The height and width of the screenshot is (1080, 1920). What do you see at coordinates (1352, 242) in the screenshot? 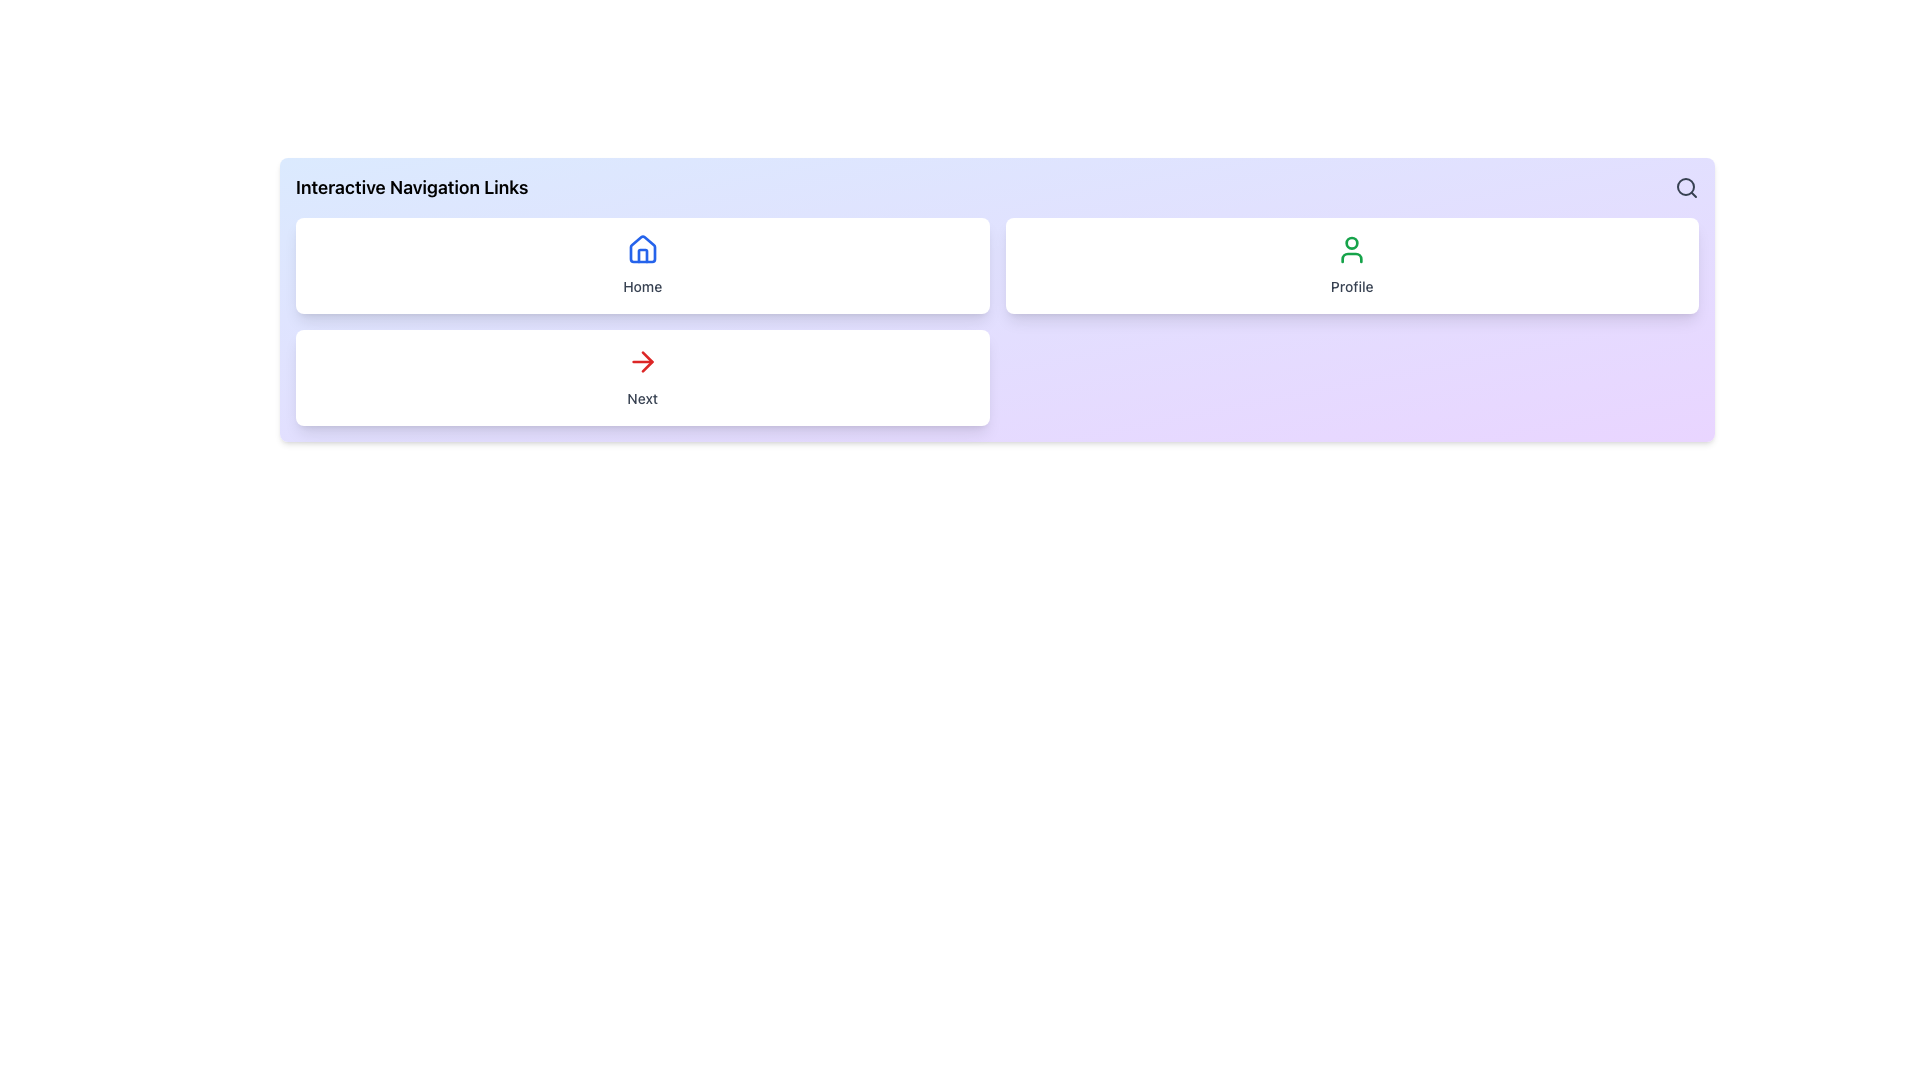
I see `the decorative status indicator circle located within the user profile icon on the right card labeled 'Profile'` at bounding box center [1352, 242].